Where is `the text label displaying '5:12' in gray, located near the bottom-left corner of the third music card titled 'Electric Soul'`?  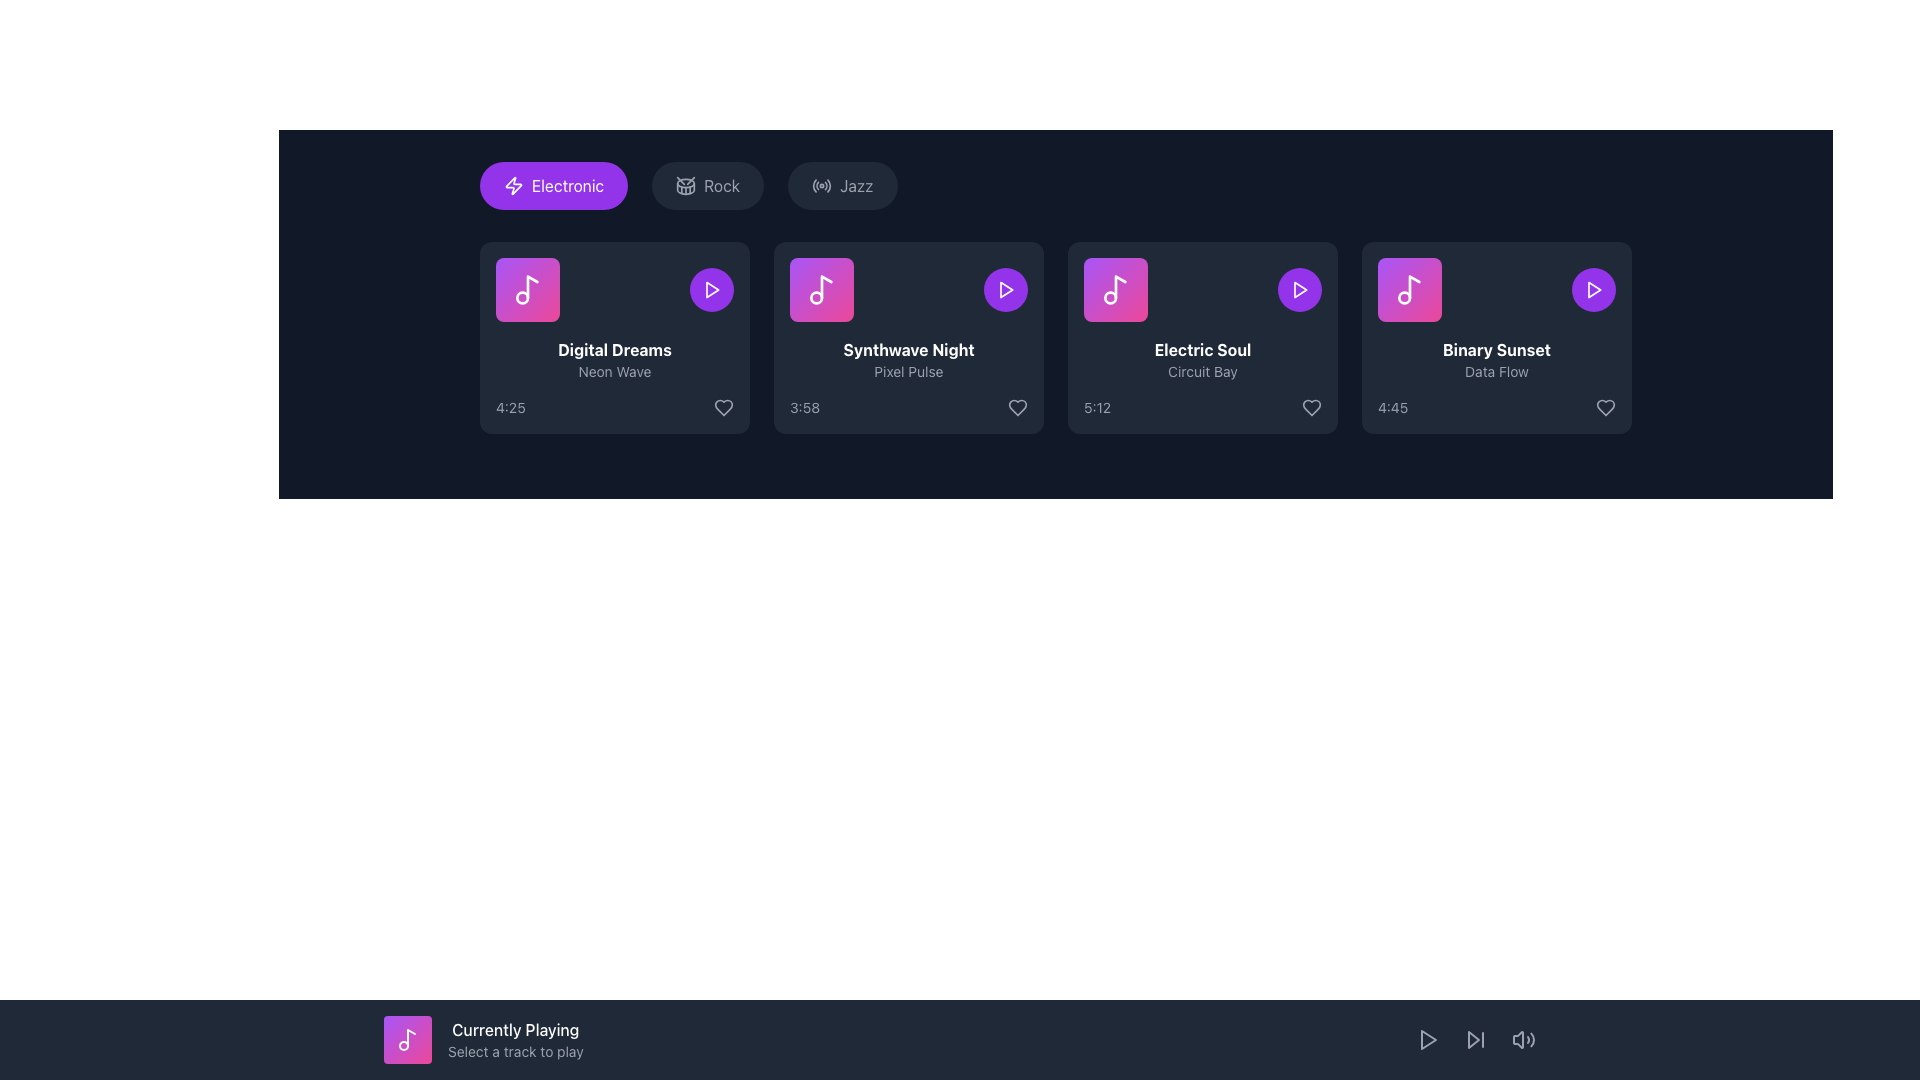 the text label displaying '5:12' in gray, located near the bottom-left corner of the third music card titled 'Electric Soul' is located at coordinates (1096, 407).